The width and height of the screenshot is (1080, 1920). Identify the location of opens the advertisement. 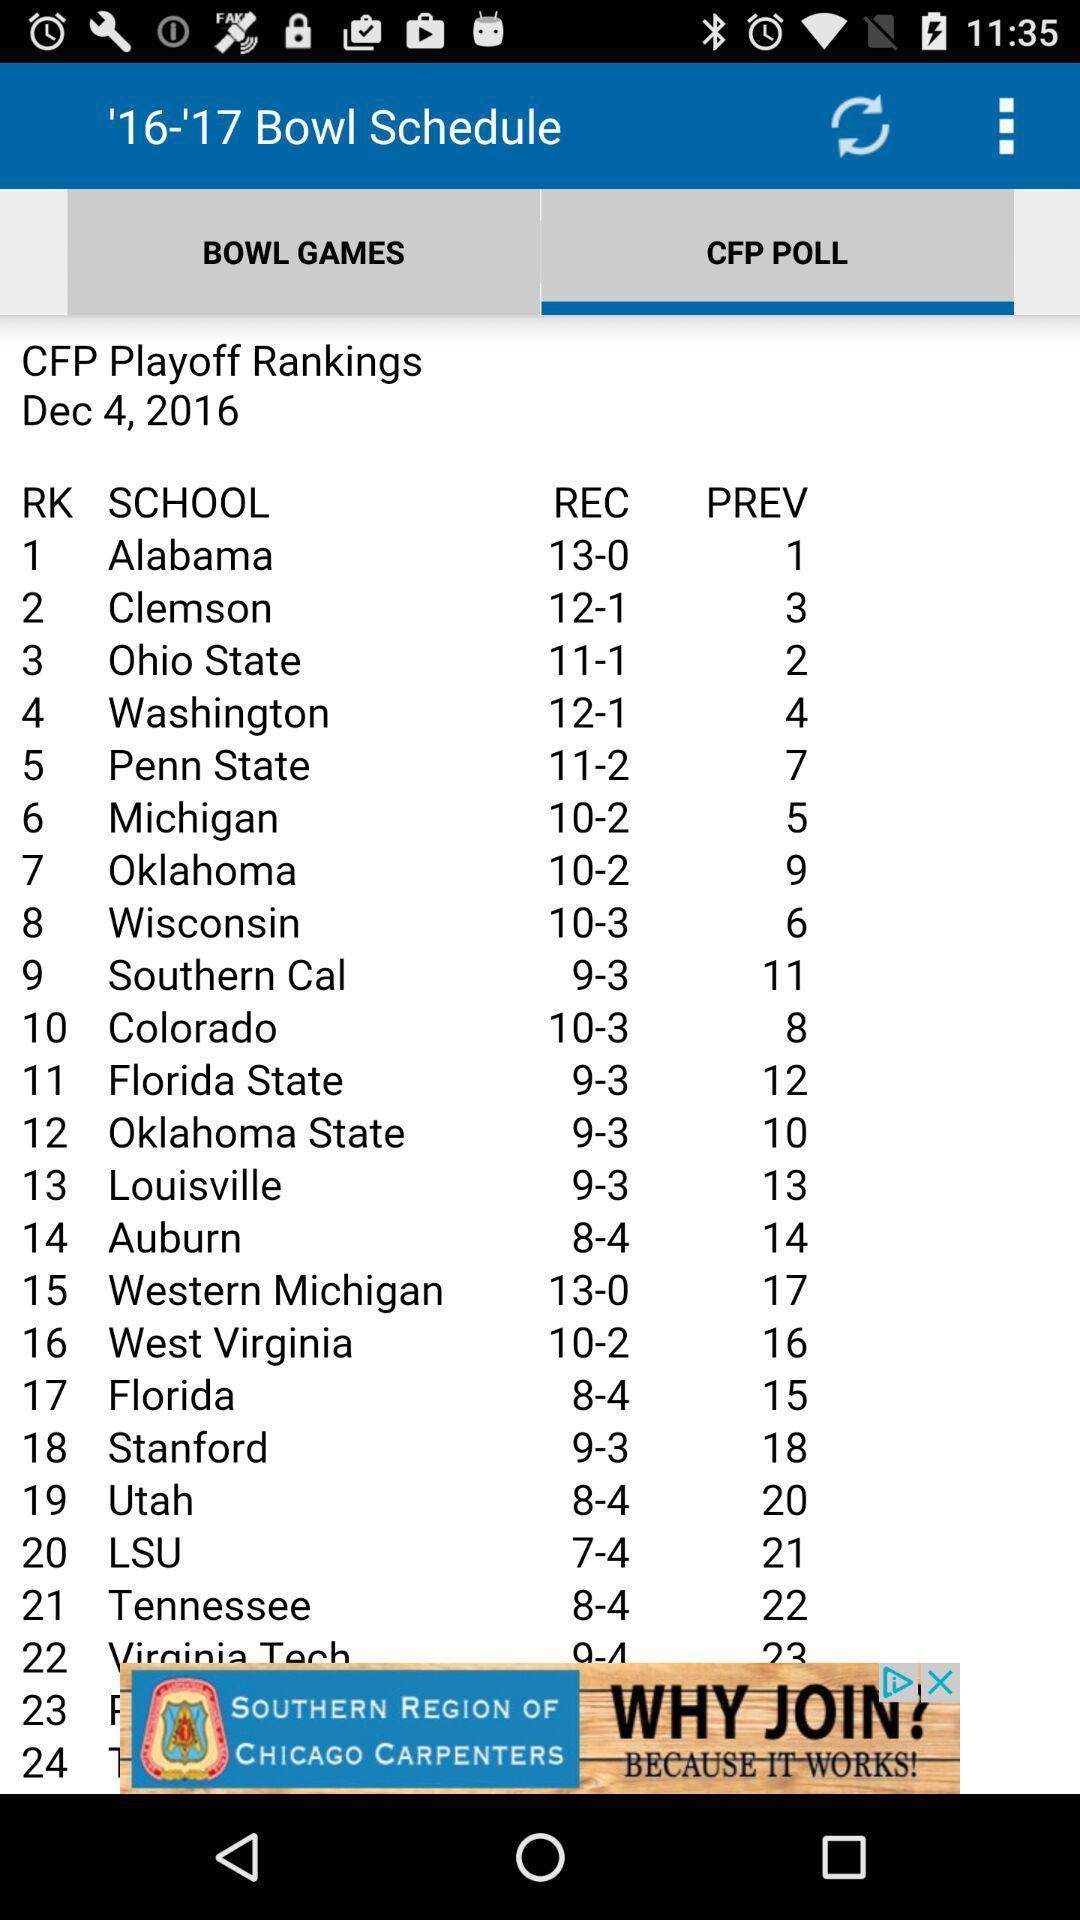
(540, 1053).